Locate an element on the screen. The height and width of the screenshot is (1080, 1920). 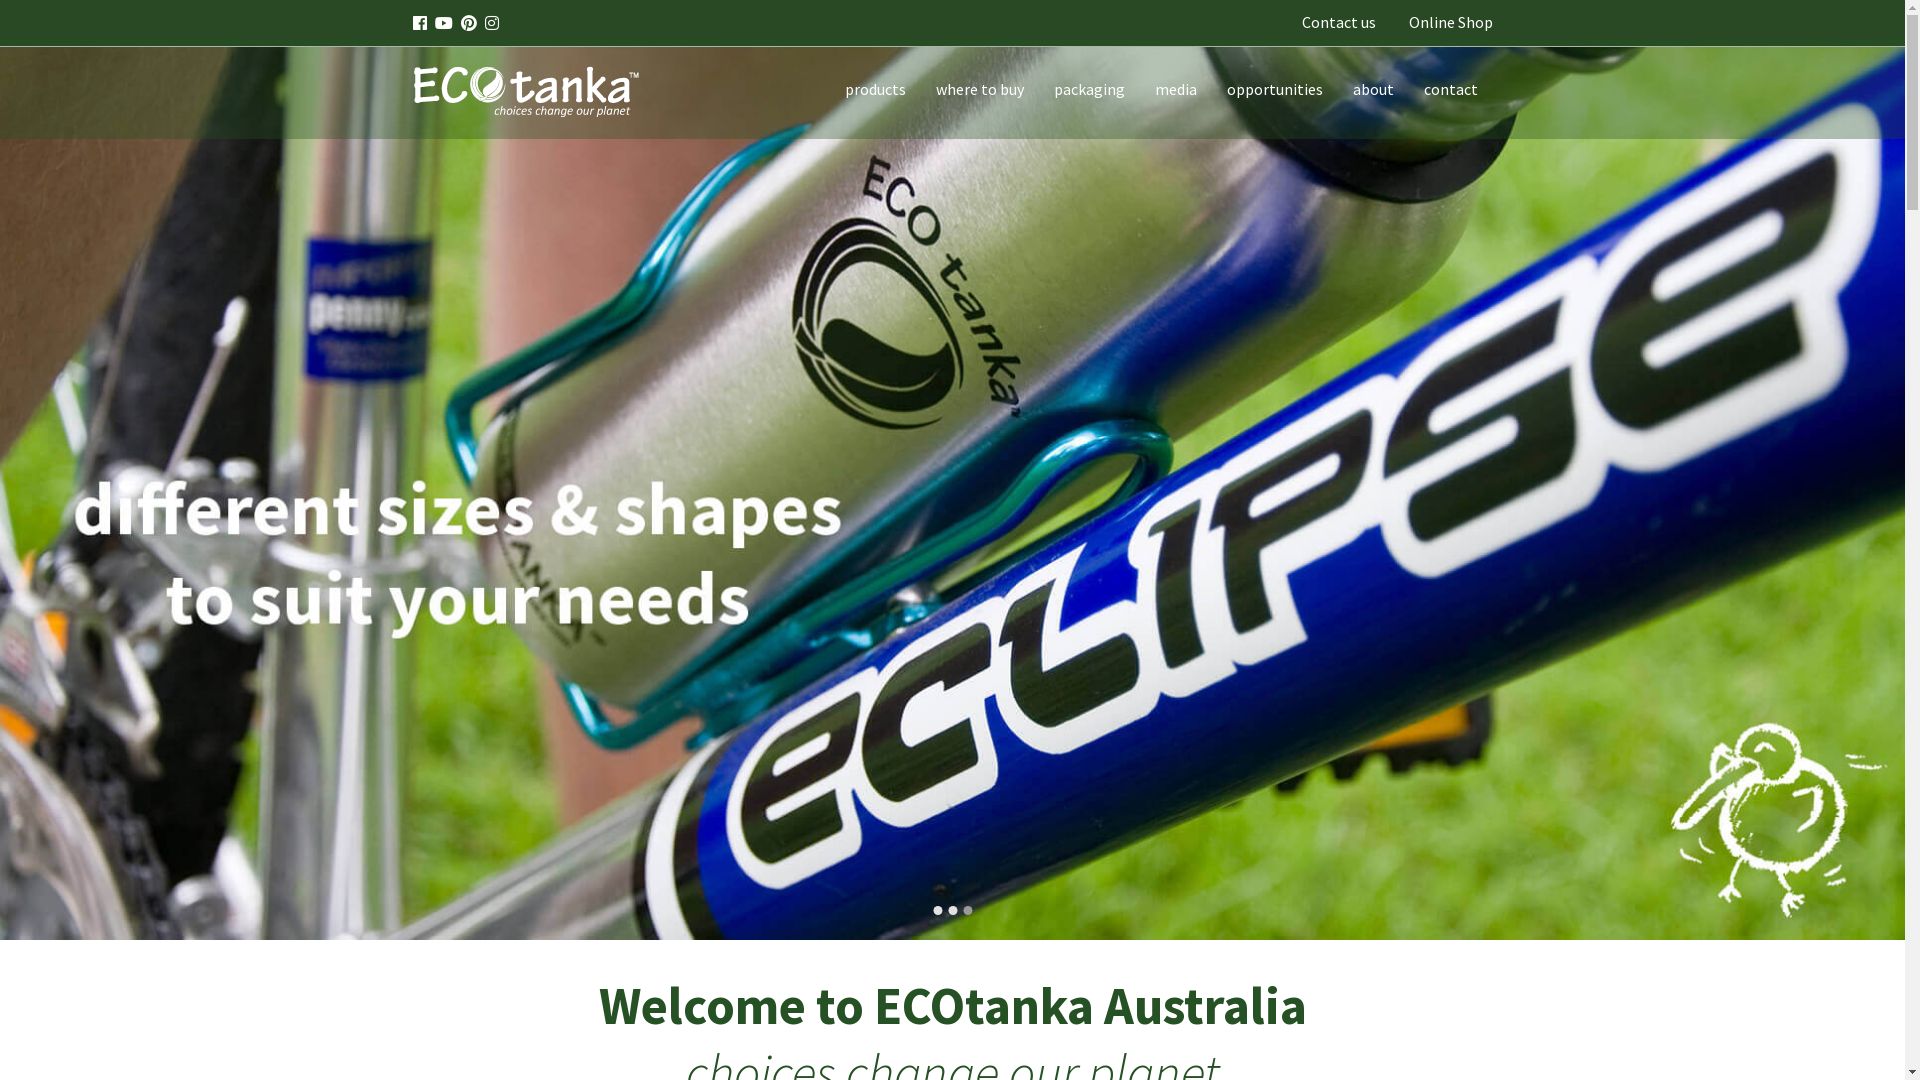
'instagram' is located at coordinates (484, 23).